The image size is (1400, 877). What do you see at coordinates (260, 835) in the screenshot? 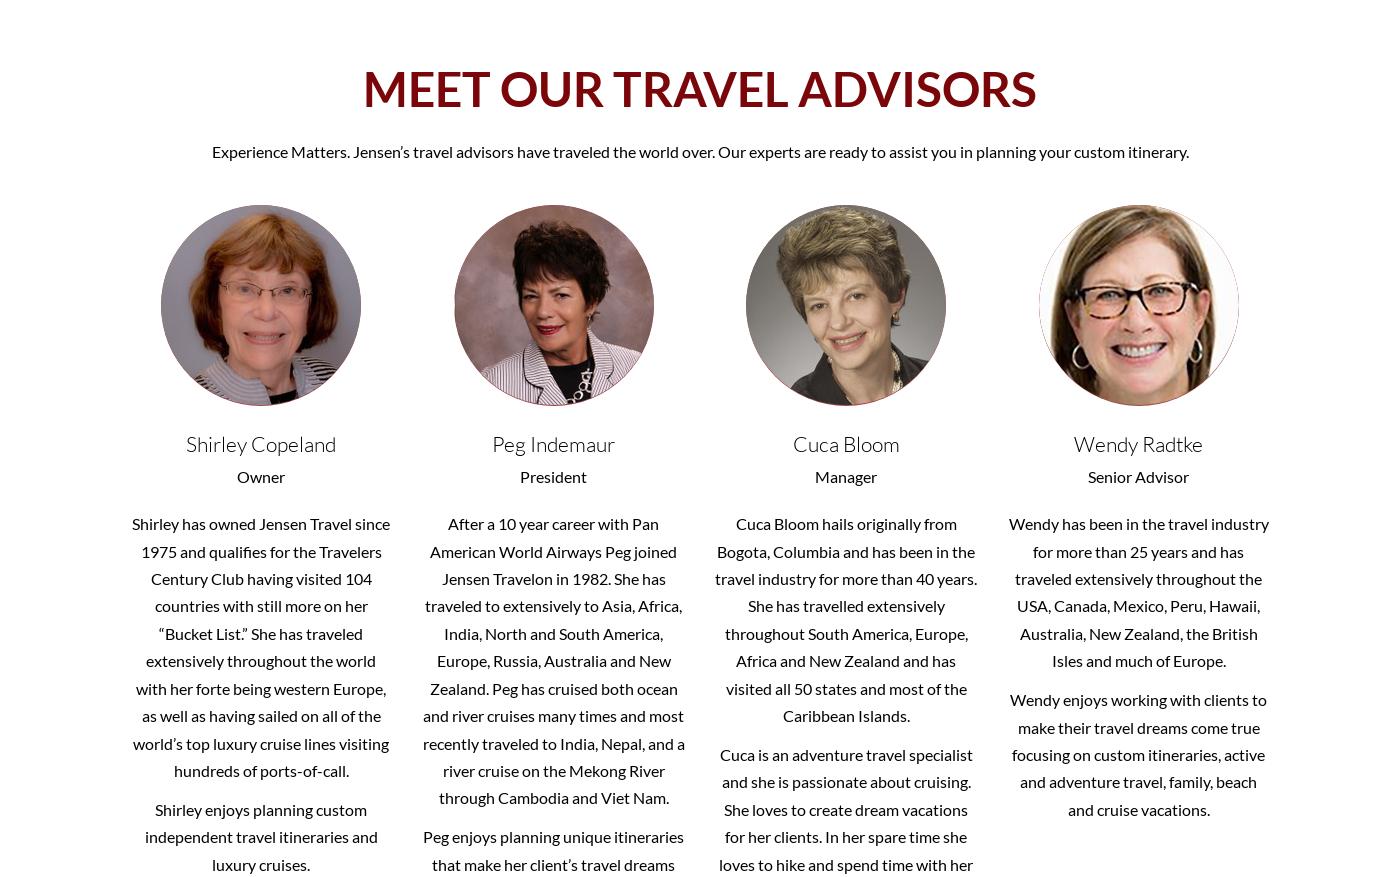
I see `'Shirley enjoys planning custom independent travel itineraries and luxury cruises.'` at bounding box center [260, 835].